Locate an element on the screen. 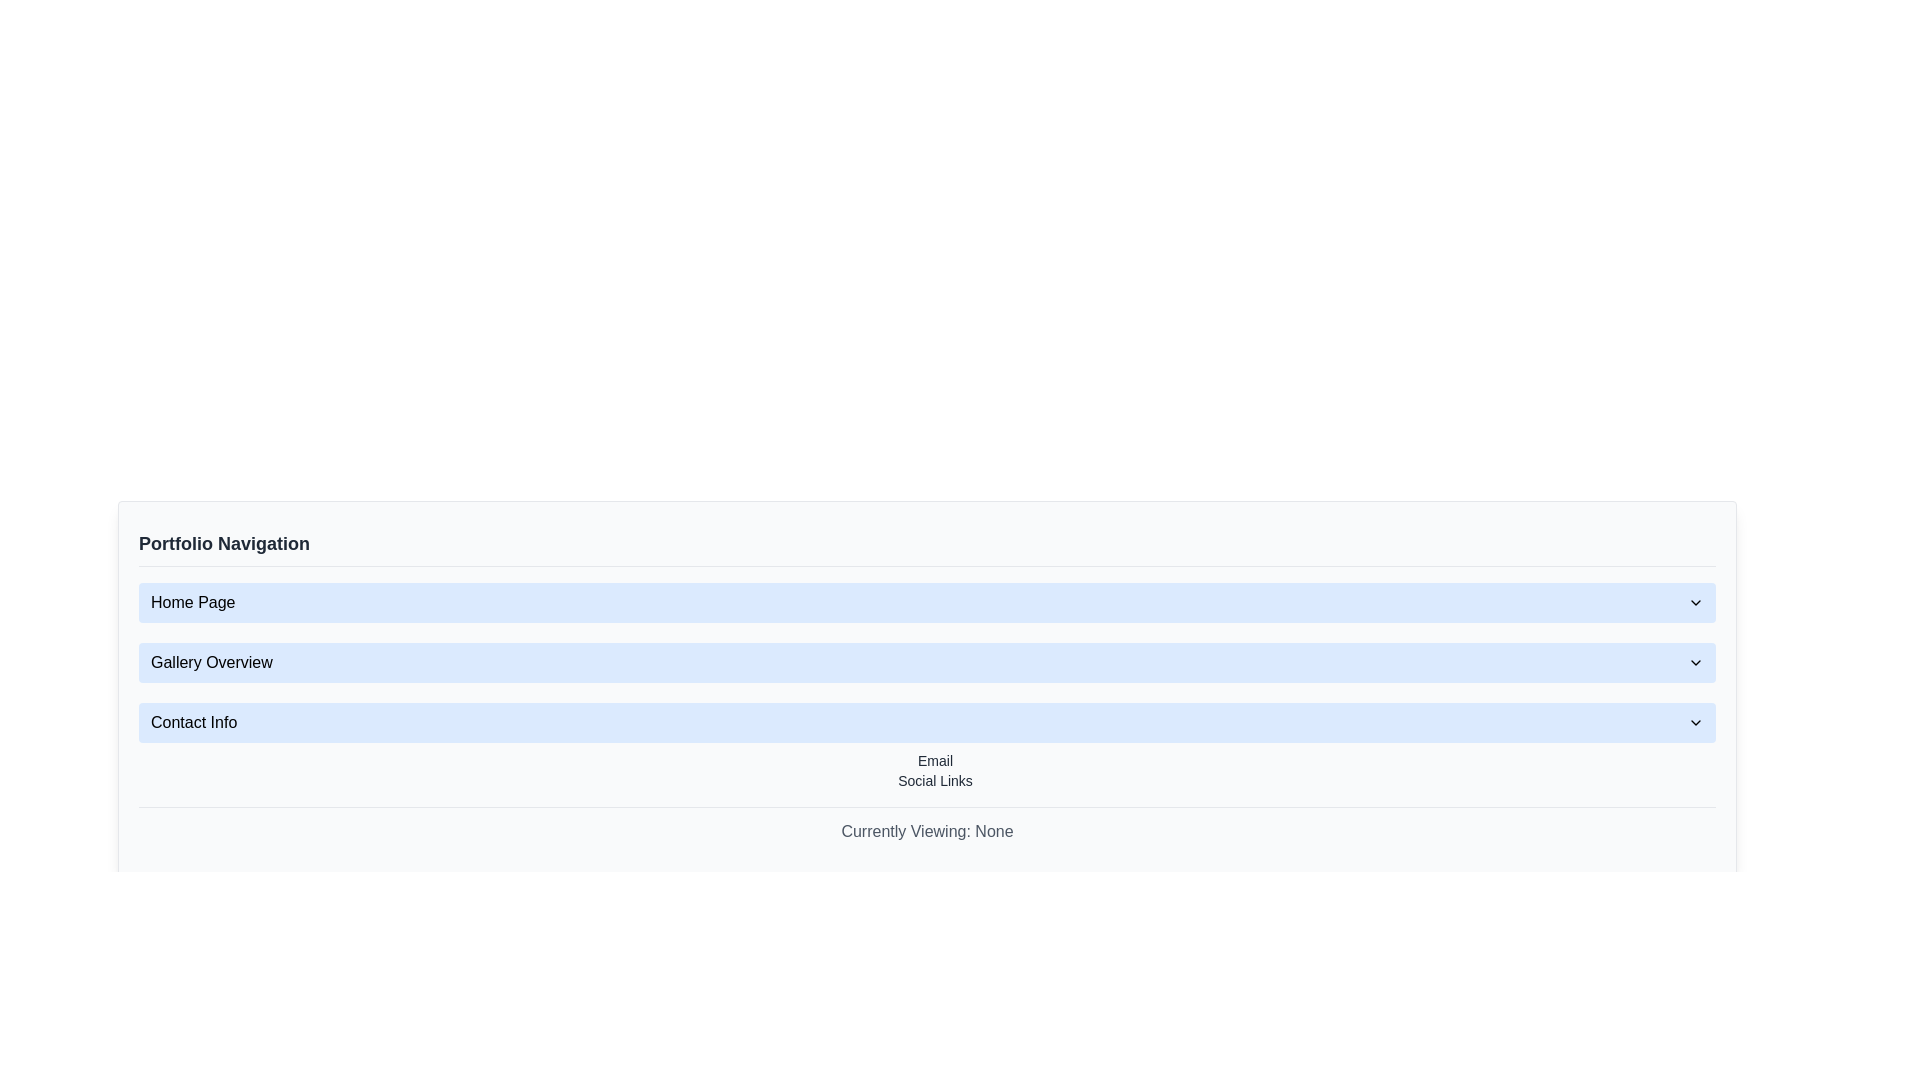  the 'Email' link within the 'Contact Info' collapsible section is located at coordinates (926, 747).